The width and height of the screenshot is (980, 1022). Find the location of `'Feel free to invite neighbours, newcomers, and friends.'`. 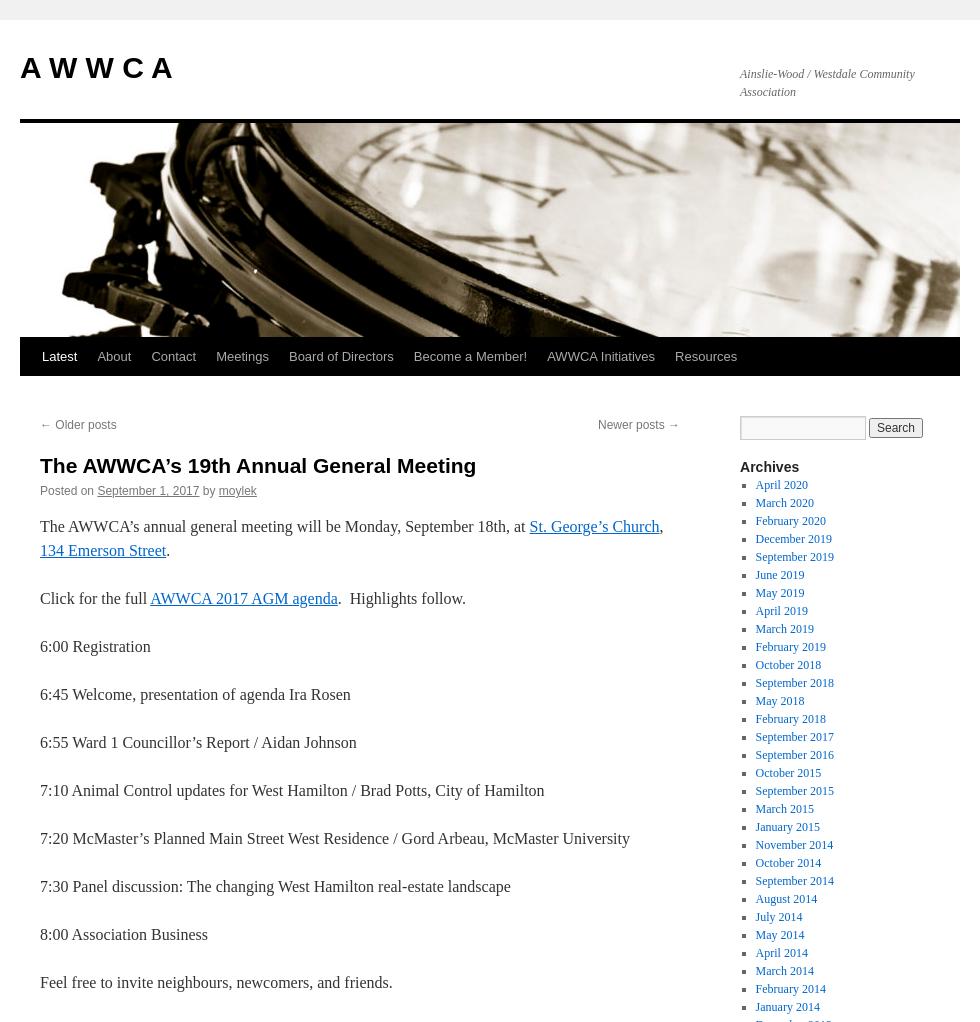

'Feel free to invite neighbours, newcomers, and friends.' is located at coordinates (215, 981).